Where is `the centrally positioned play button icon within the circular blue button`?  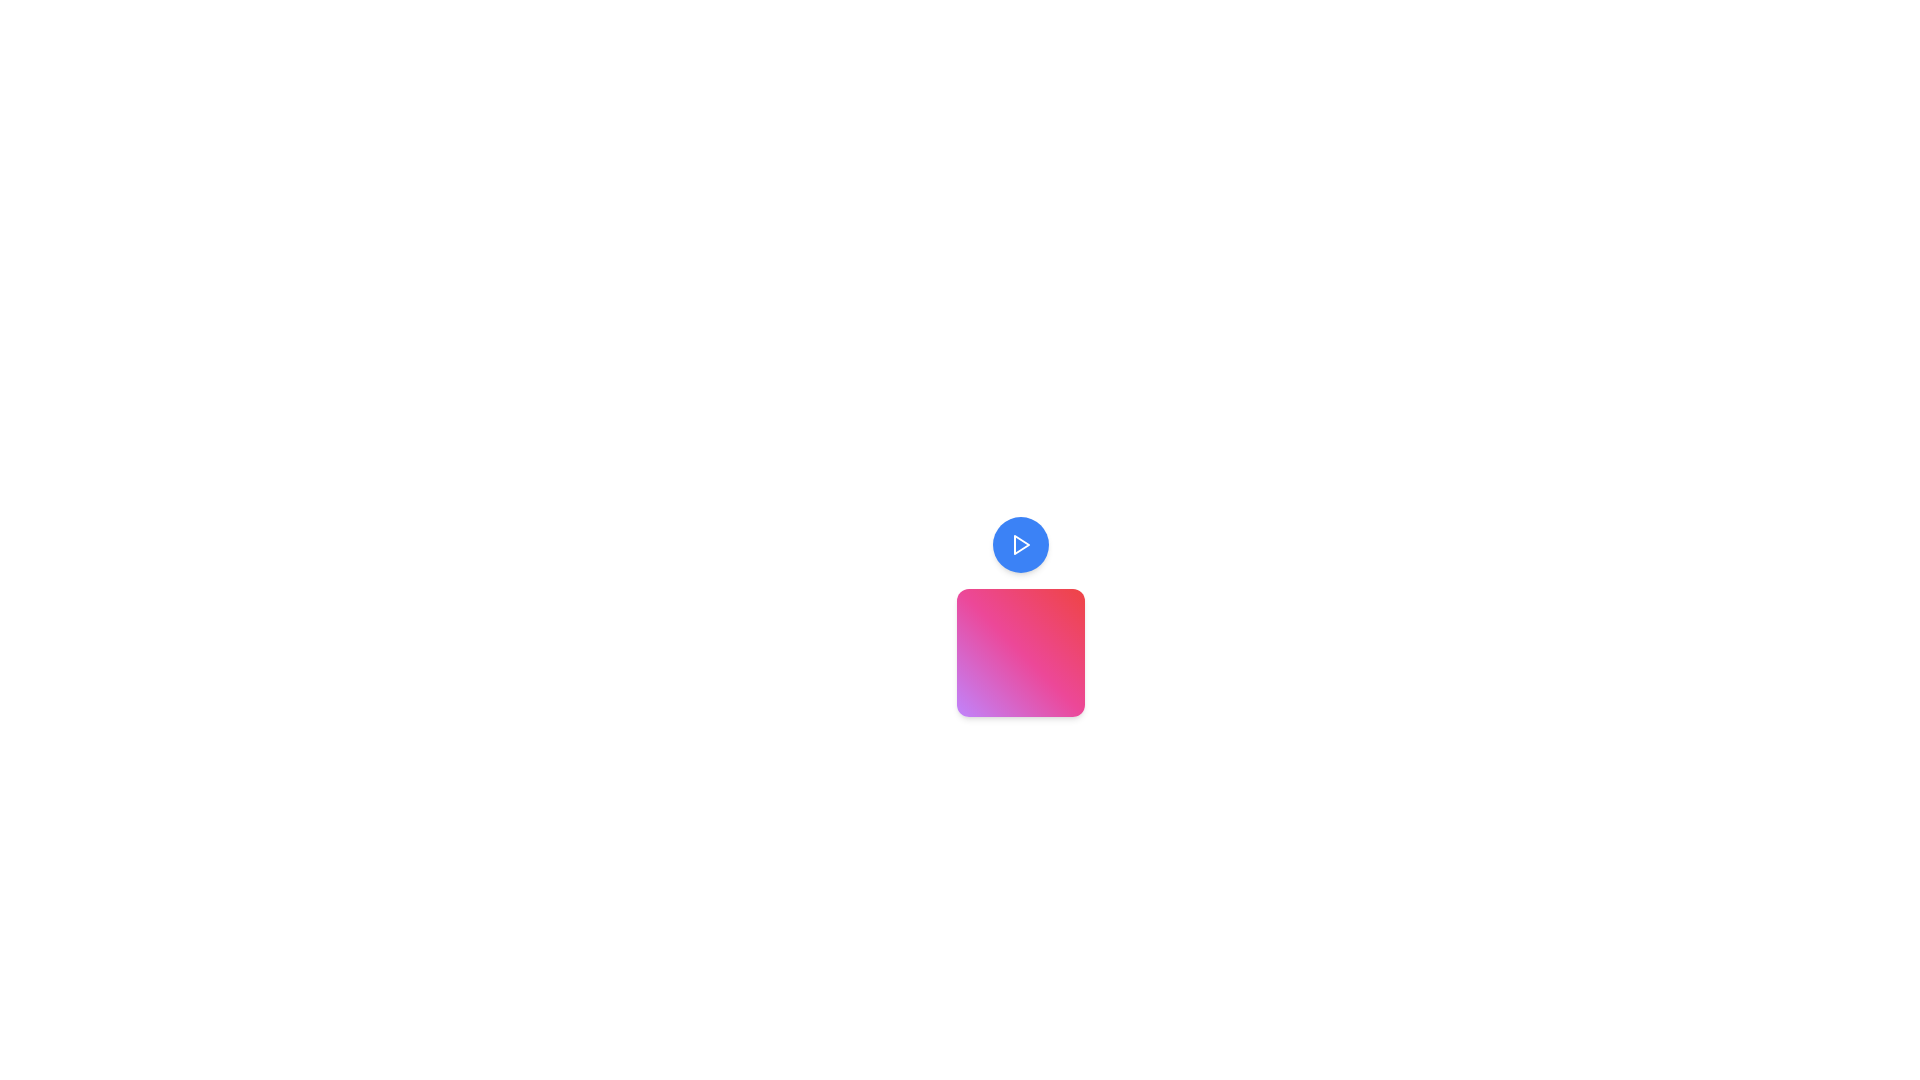
the centrally positioned play button icon within the circular blue button is located at coordinates (1021, 544).